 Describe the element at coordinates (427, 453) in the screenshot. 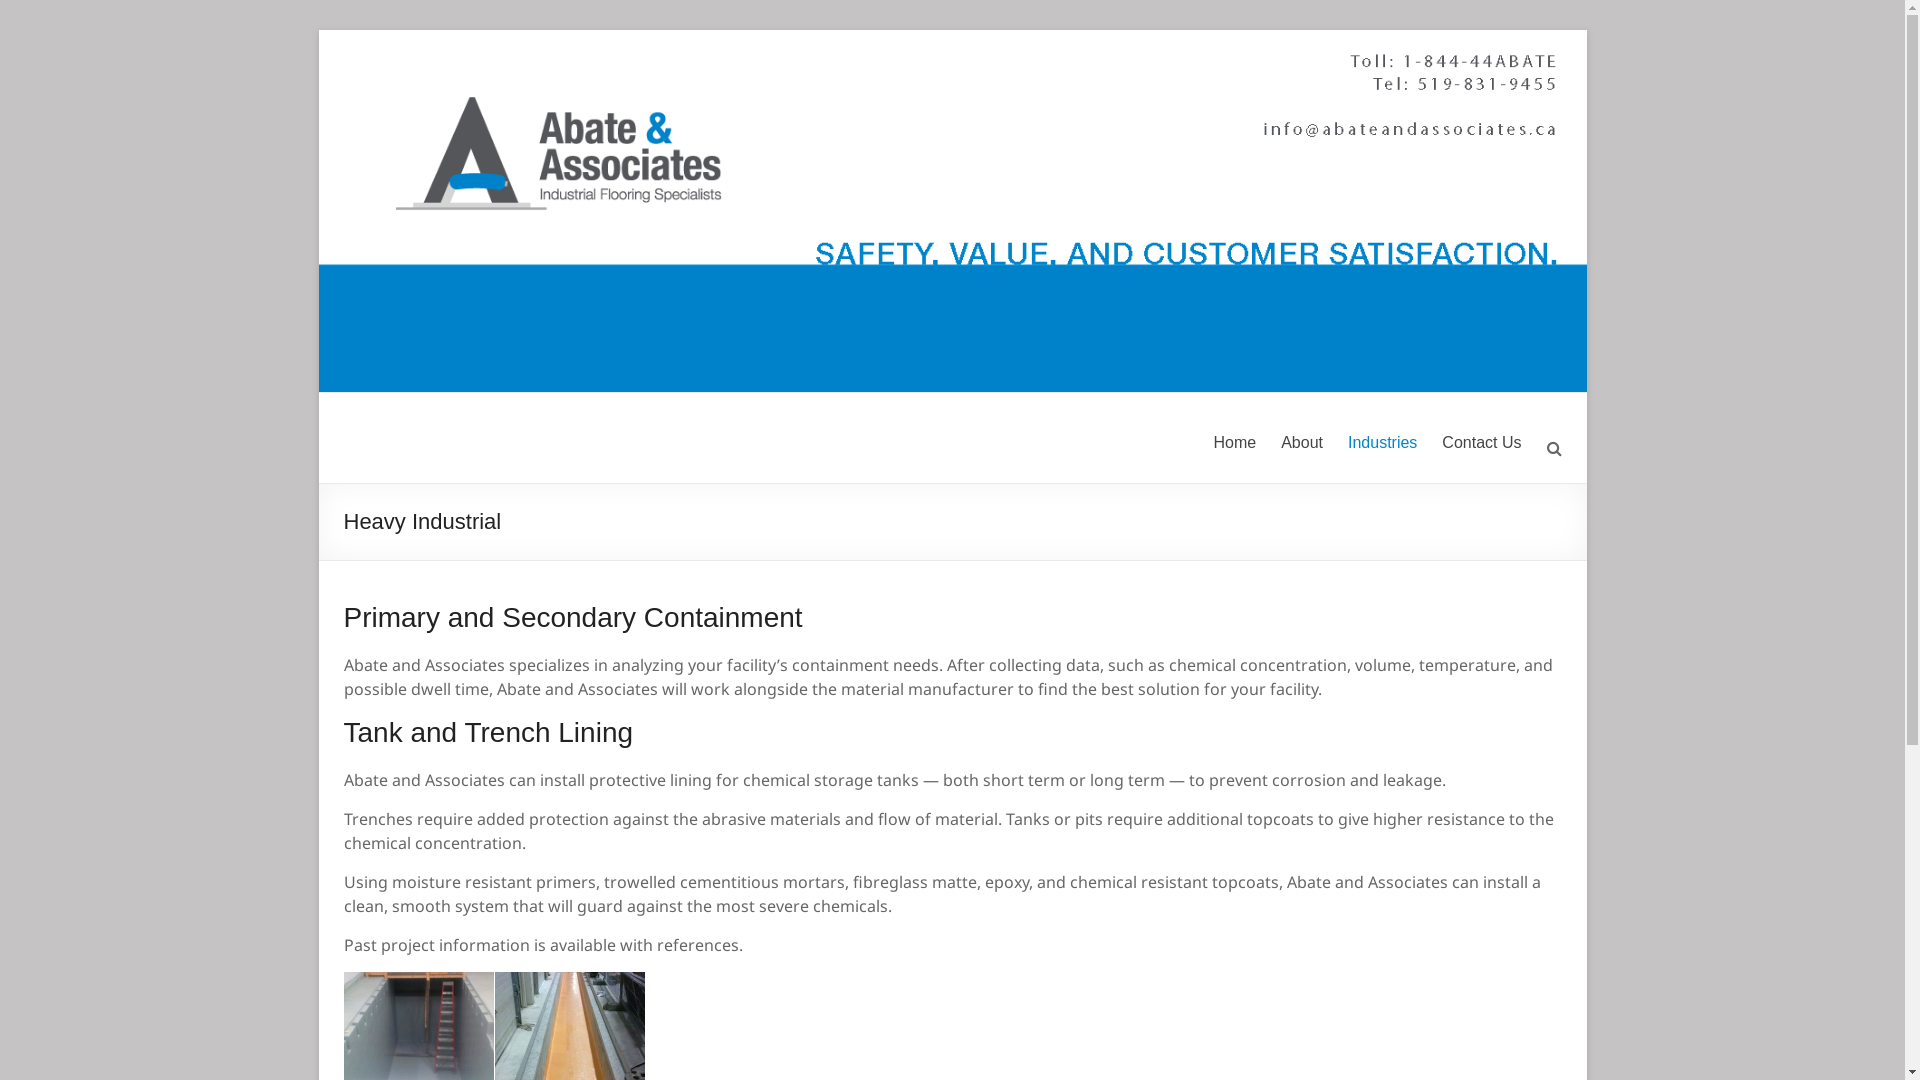

I see `'Abates & Associates'` at that location.